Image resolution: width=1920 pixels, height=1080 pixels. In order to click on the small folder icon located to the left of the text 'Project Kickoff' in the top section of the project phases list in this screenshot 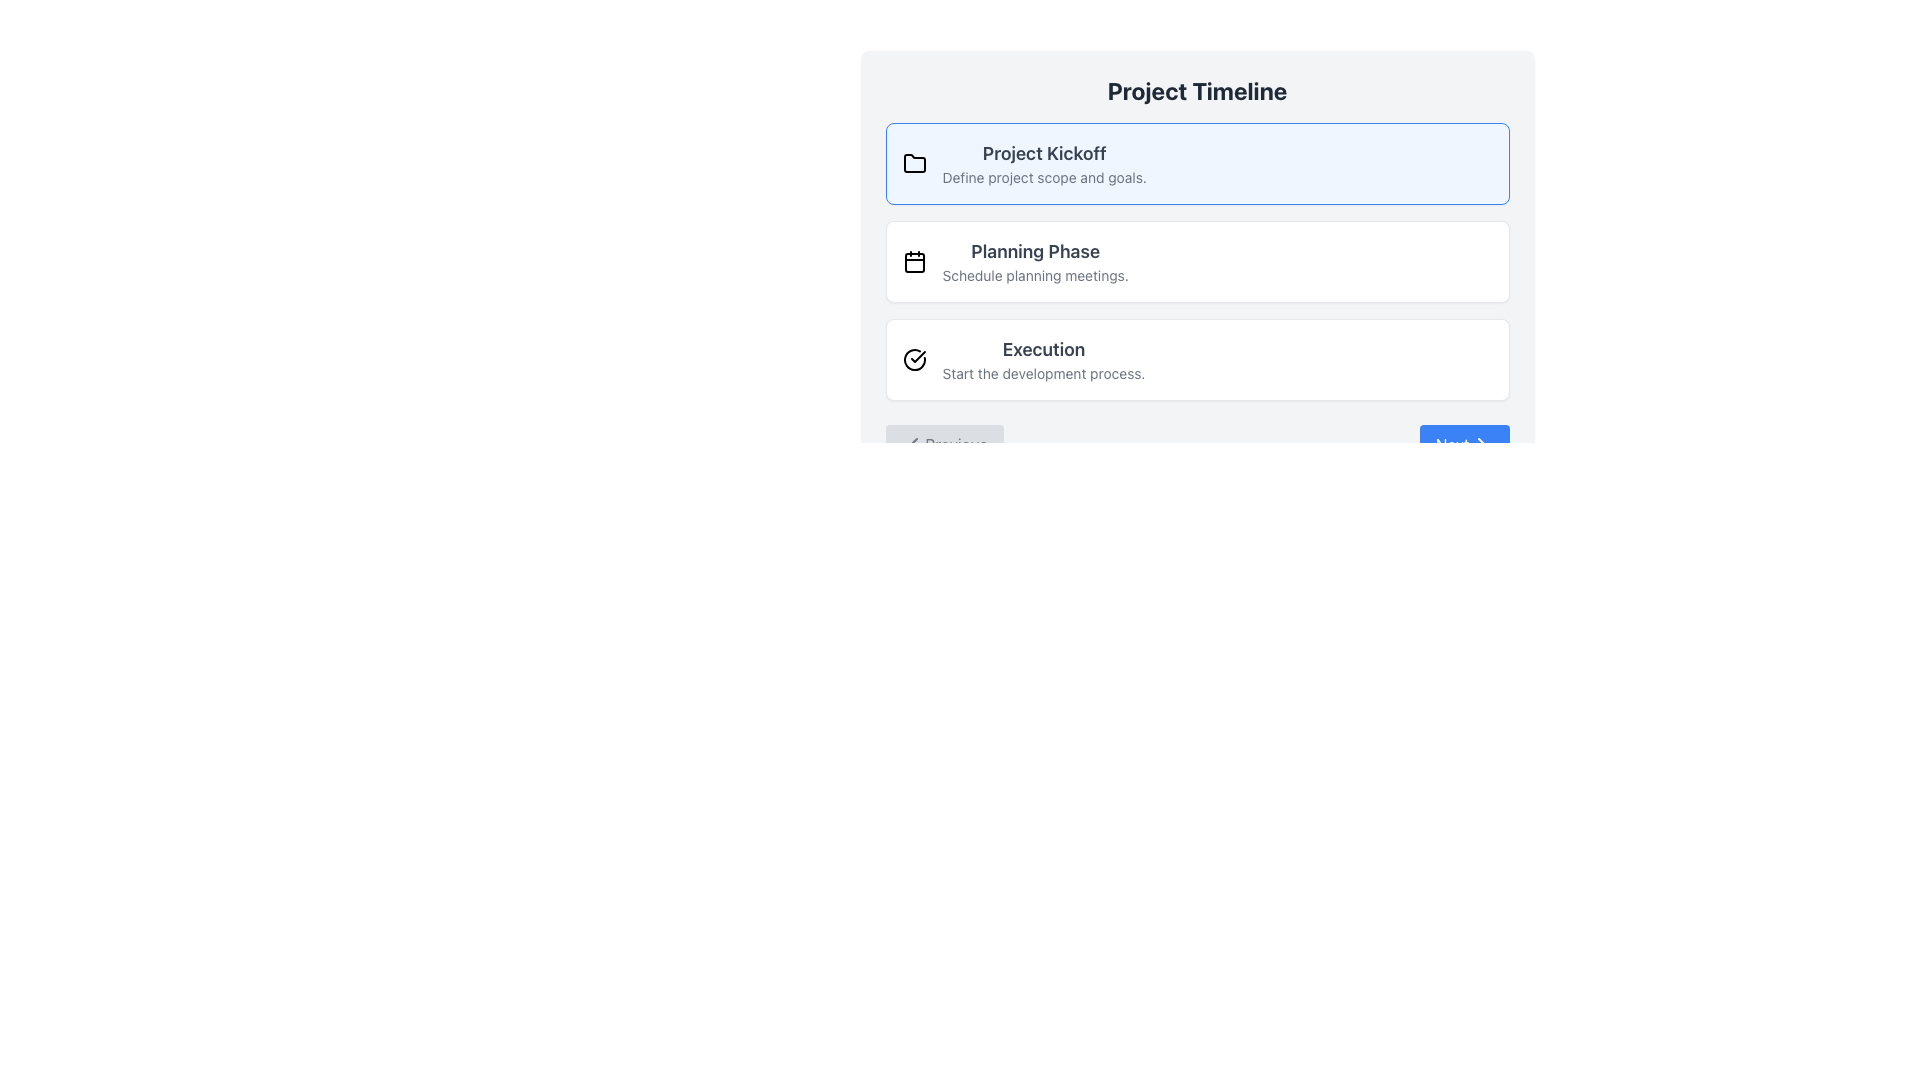, I will do `click(913, 163)`.